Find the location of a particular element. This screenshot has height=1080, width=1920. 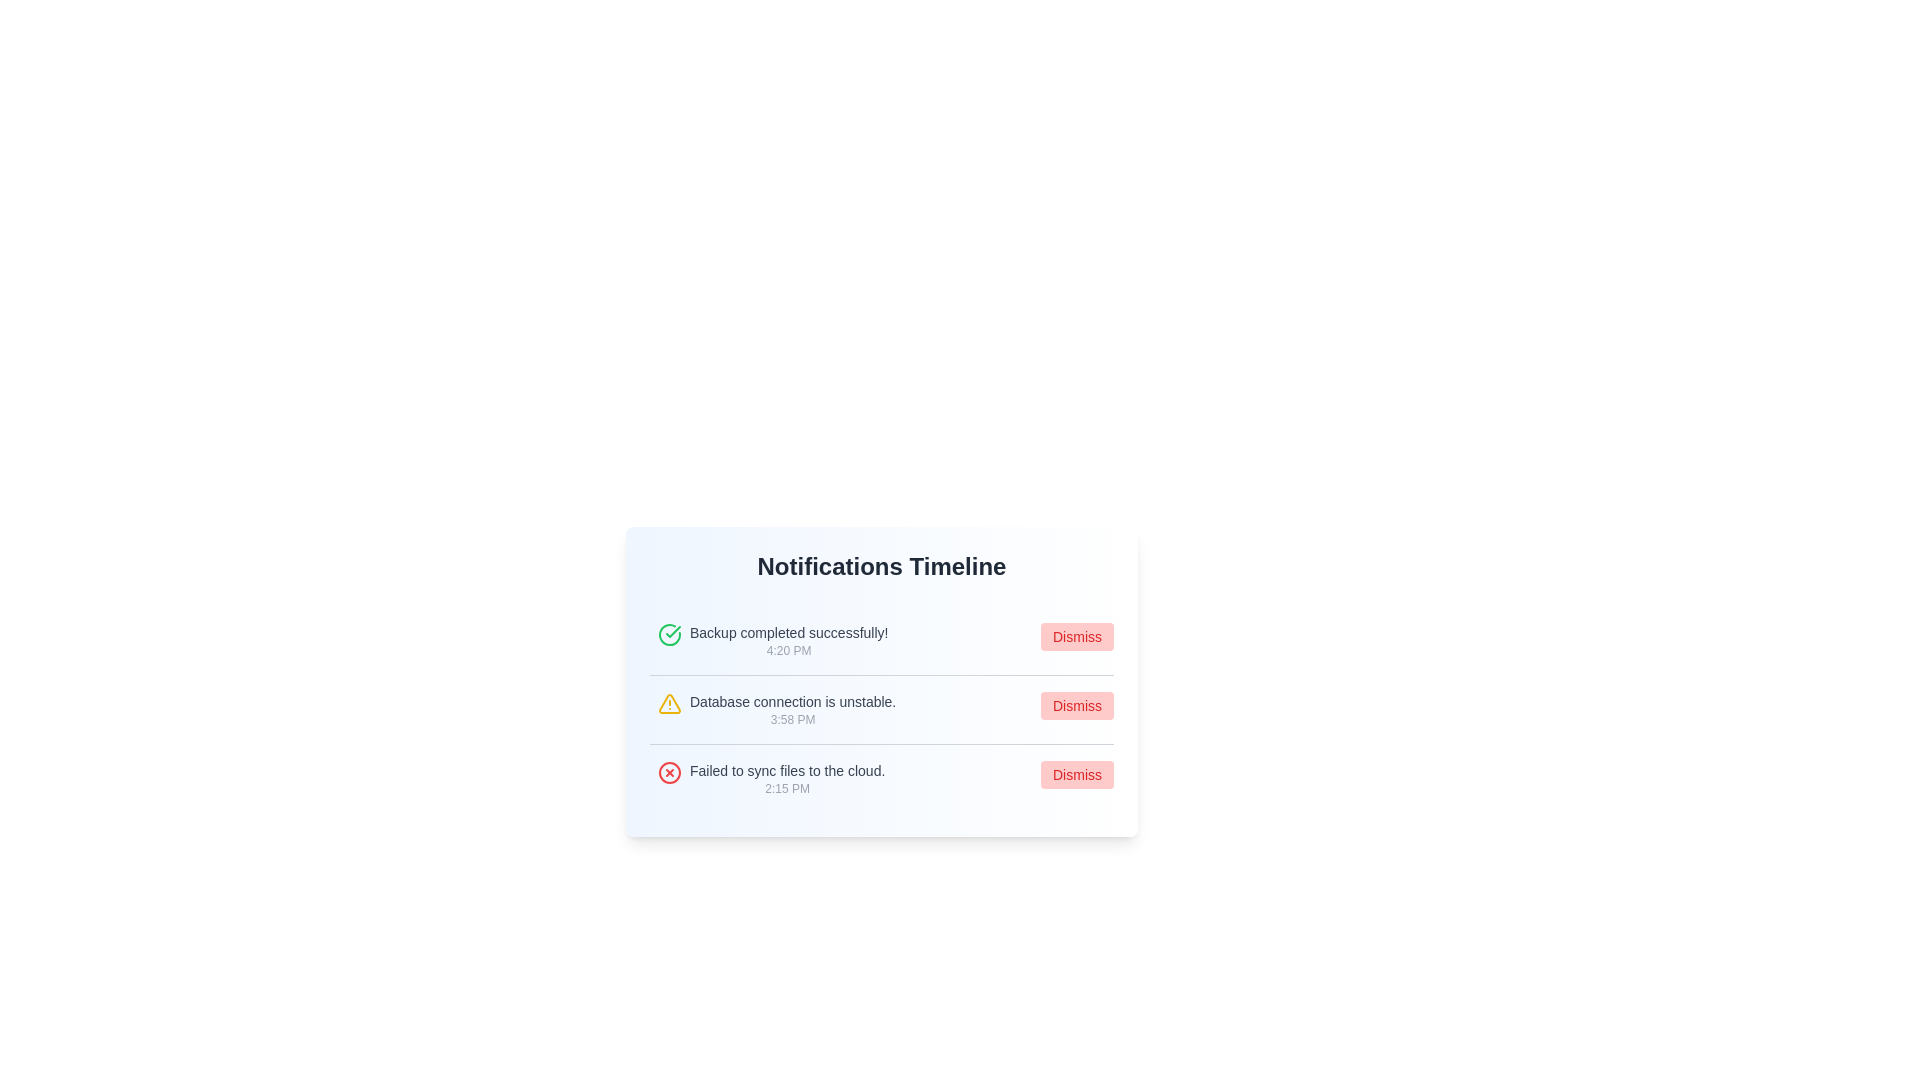

text content of the third notification in the 'Notifications Timeline' panel, which indicates a failure to sync files to the cloud is located at coordinates (786, 778).